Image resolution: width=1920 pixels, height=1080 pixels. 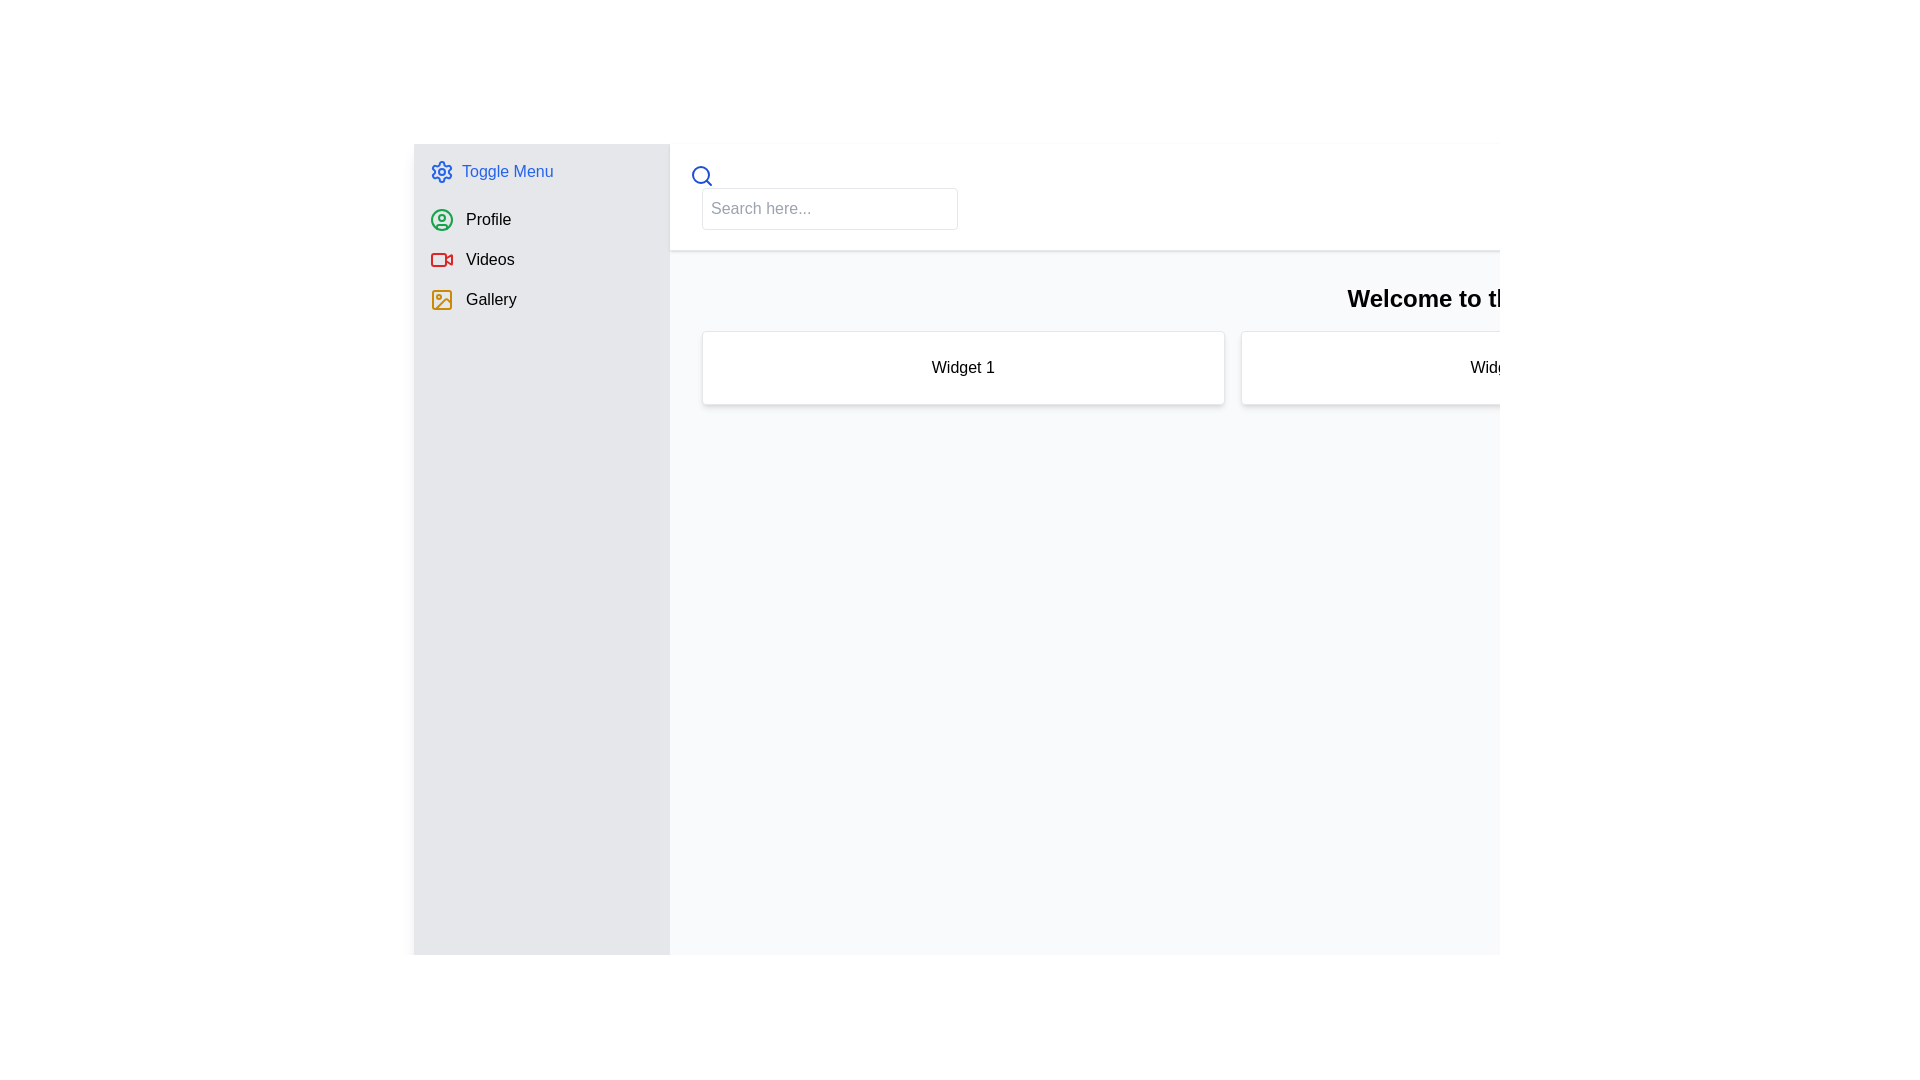 I want to click on the 'Profile' section text label, so click(x=488, y=219).